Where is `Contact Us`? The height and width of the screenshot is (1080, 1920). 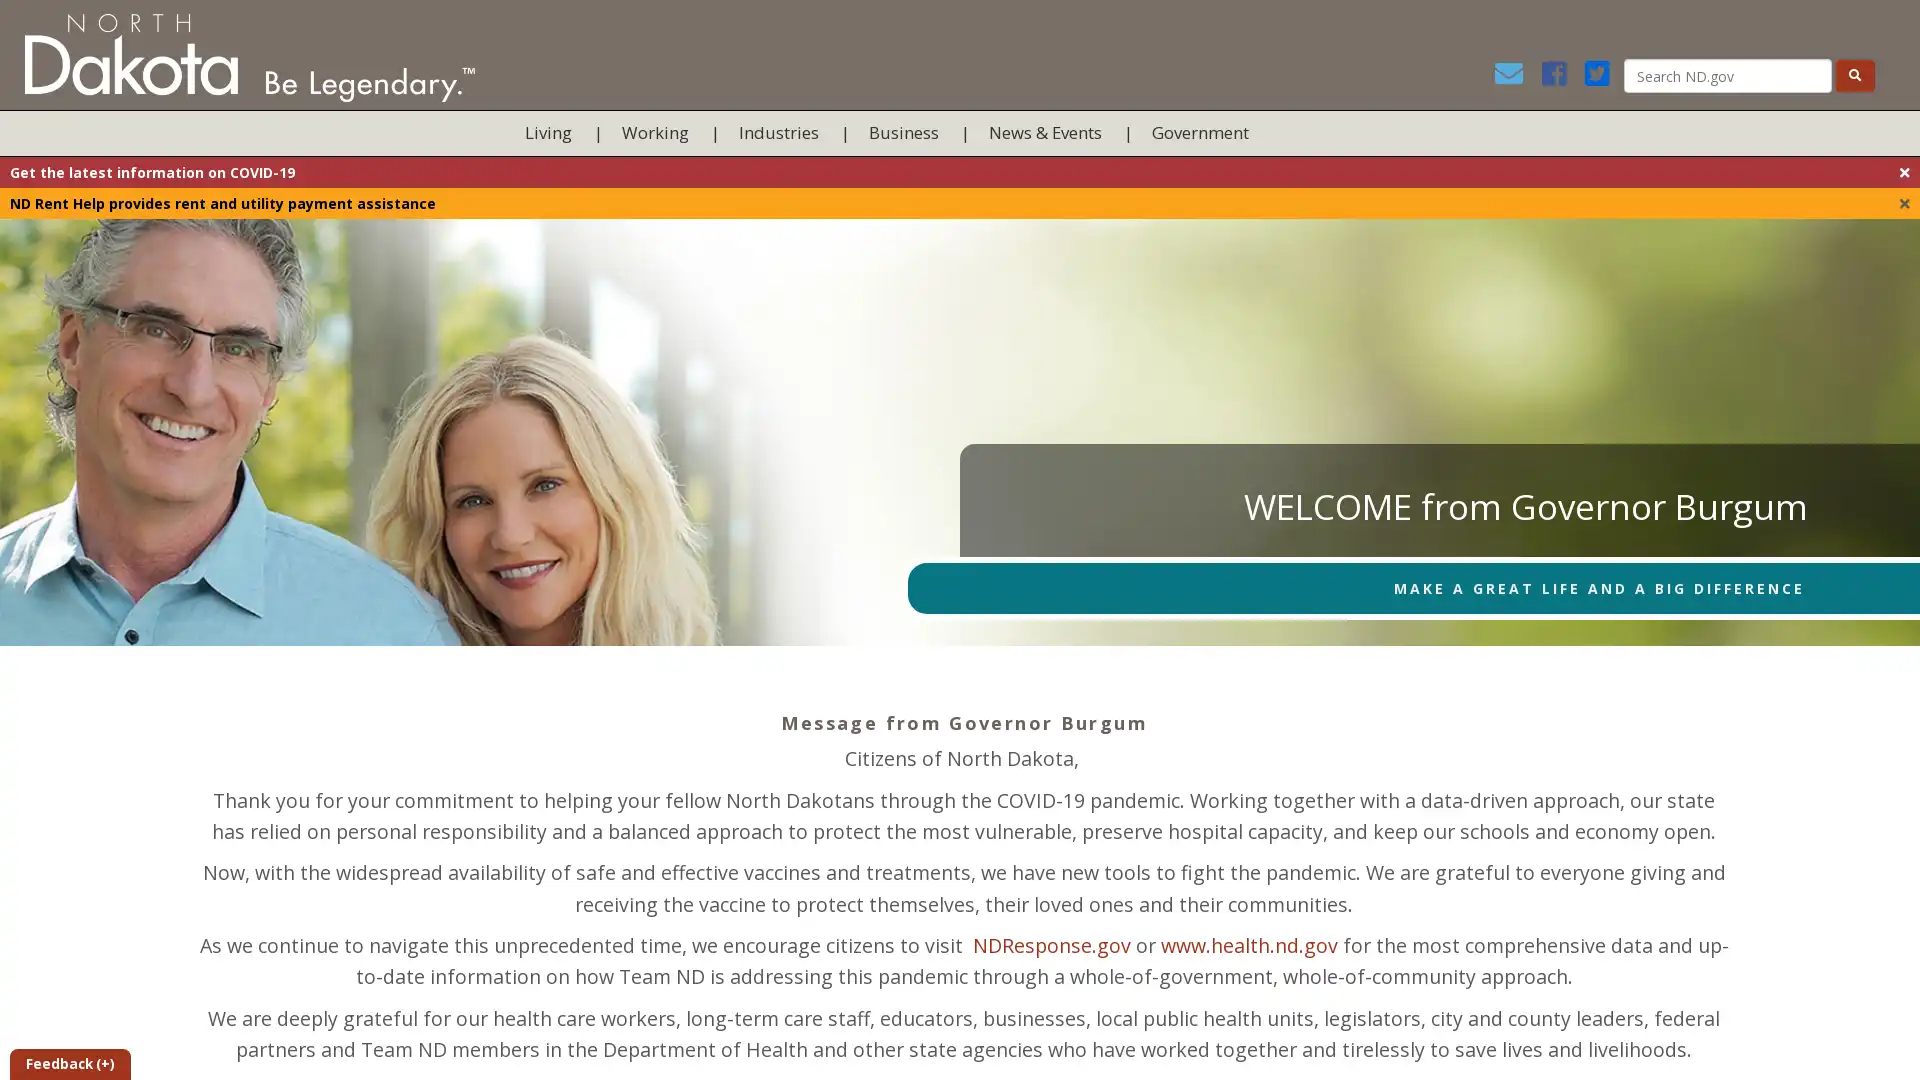 Contact Us is located at coordinates (1515, 77).